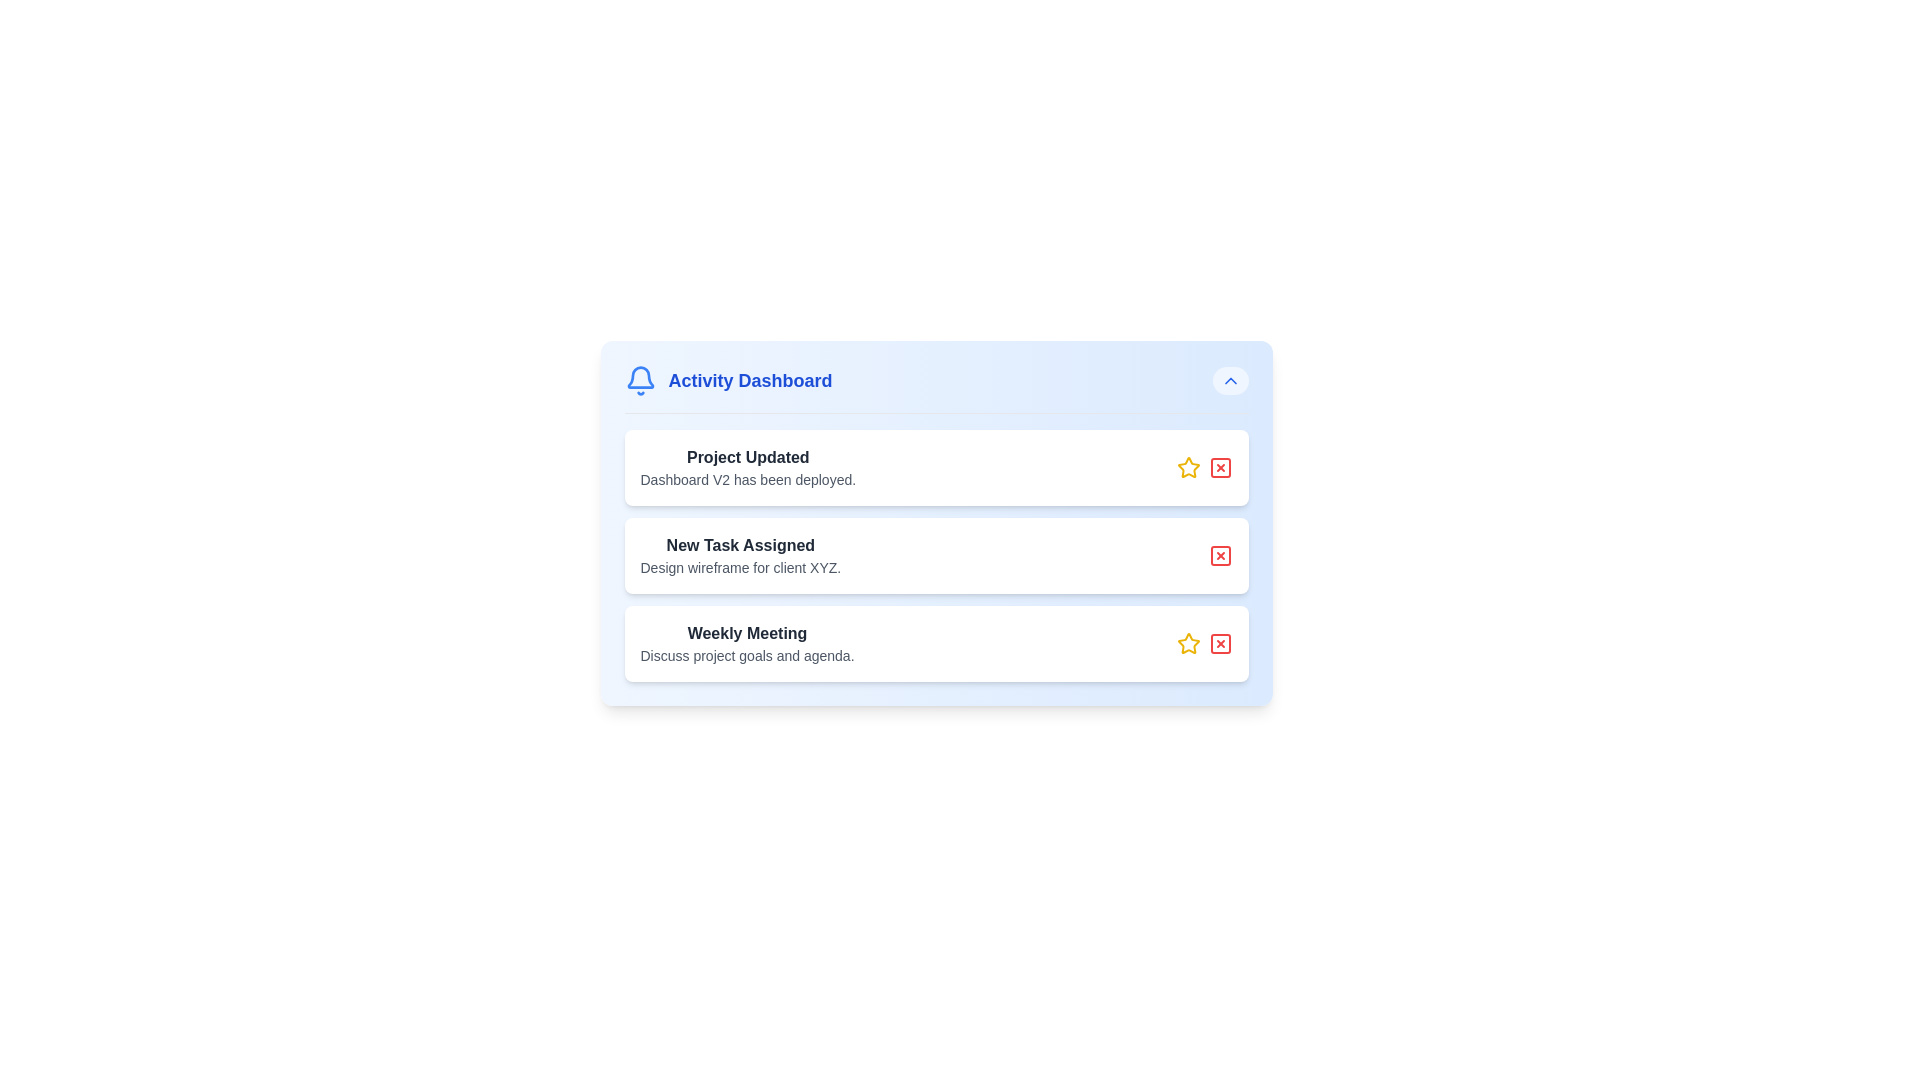 This screenshot has width=1920, height=1080. What do you see at coordinates (1219, 644) in the screenshot?
I see `the delete button located to the right of the yellow star icon in the third row of the 'Weekly Meeting' section` at bounding box center [1219, 644].